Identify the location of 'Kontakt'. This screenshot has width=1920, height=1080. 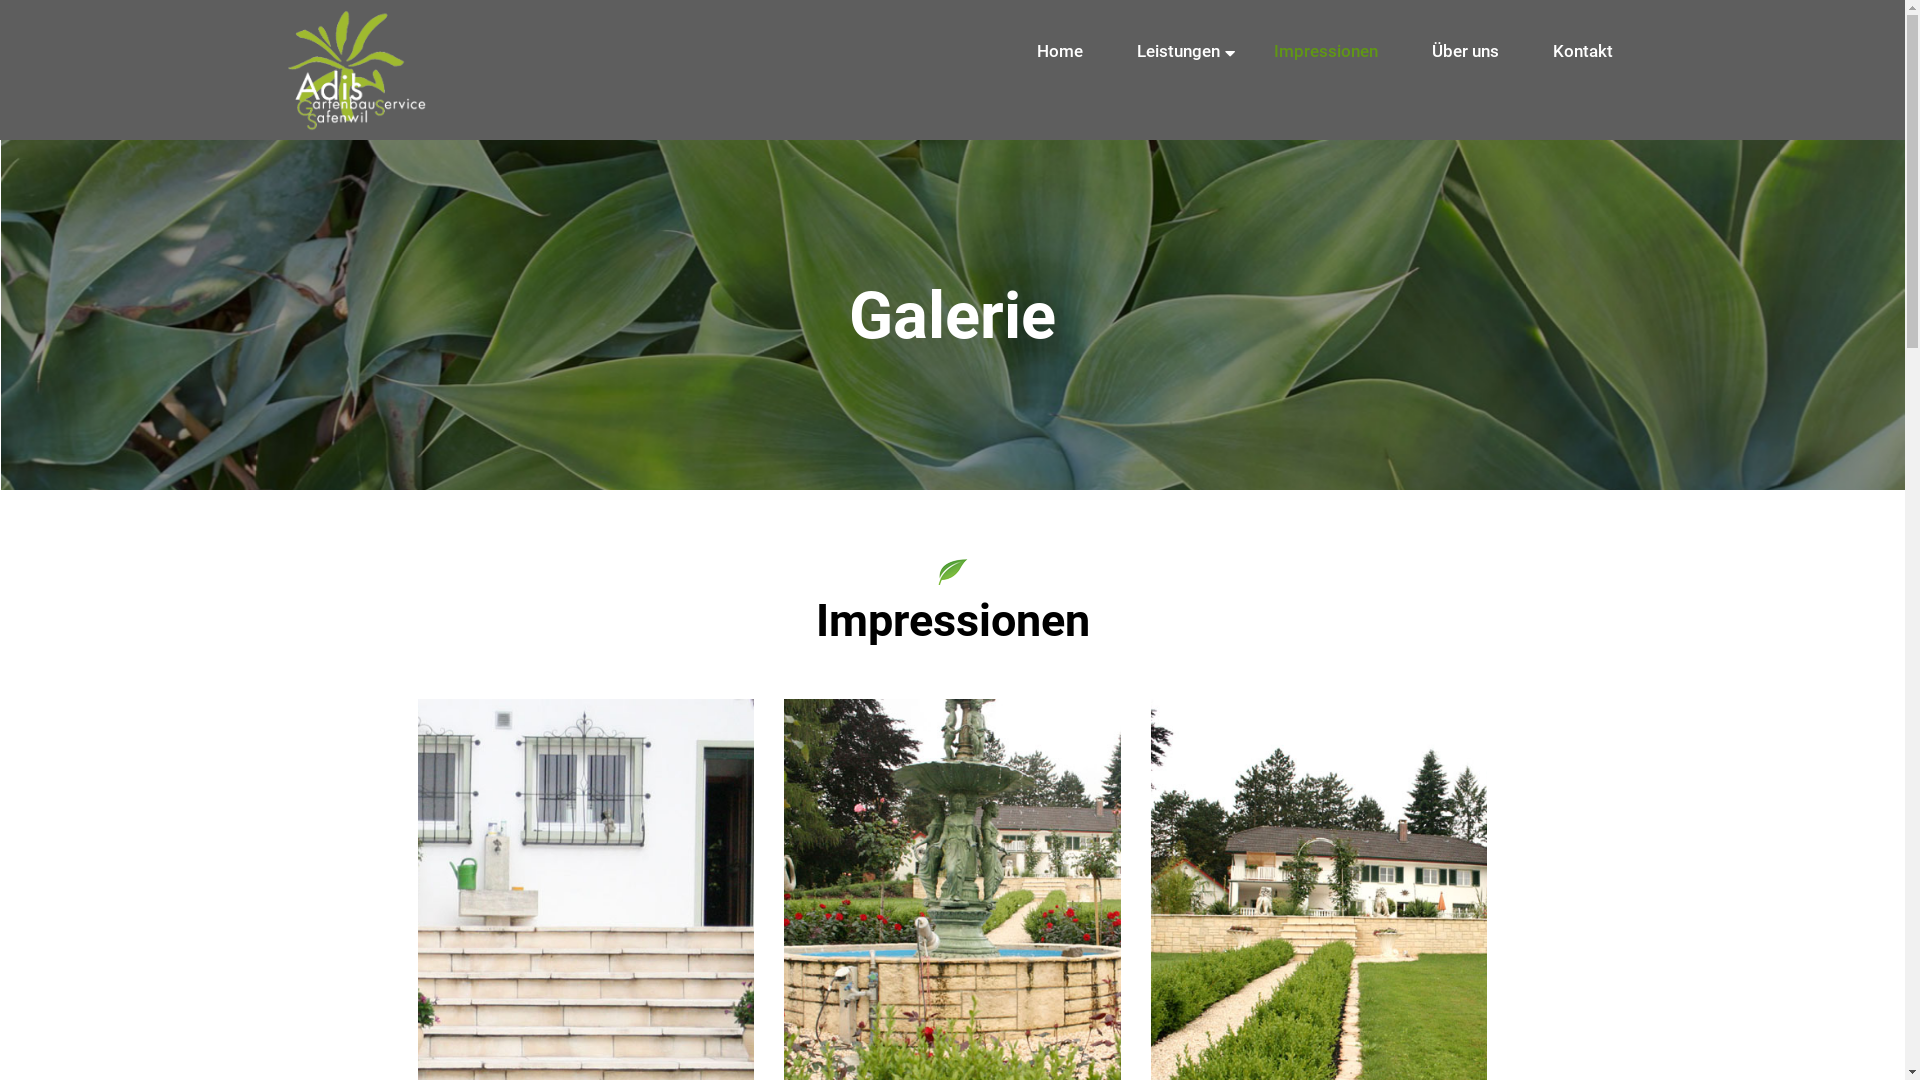
(1581, 50).